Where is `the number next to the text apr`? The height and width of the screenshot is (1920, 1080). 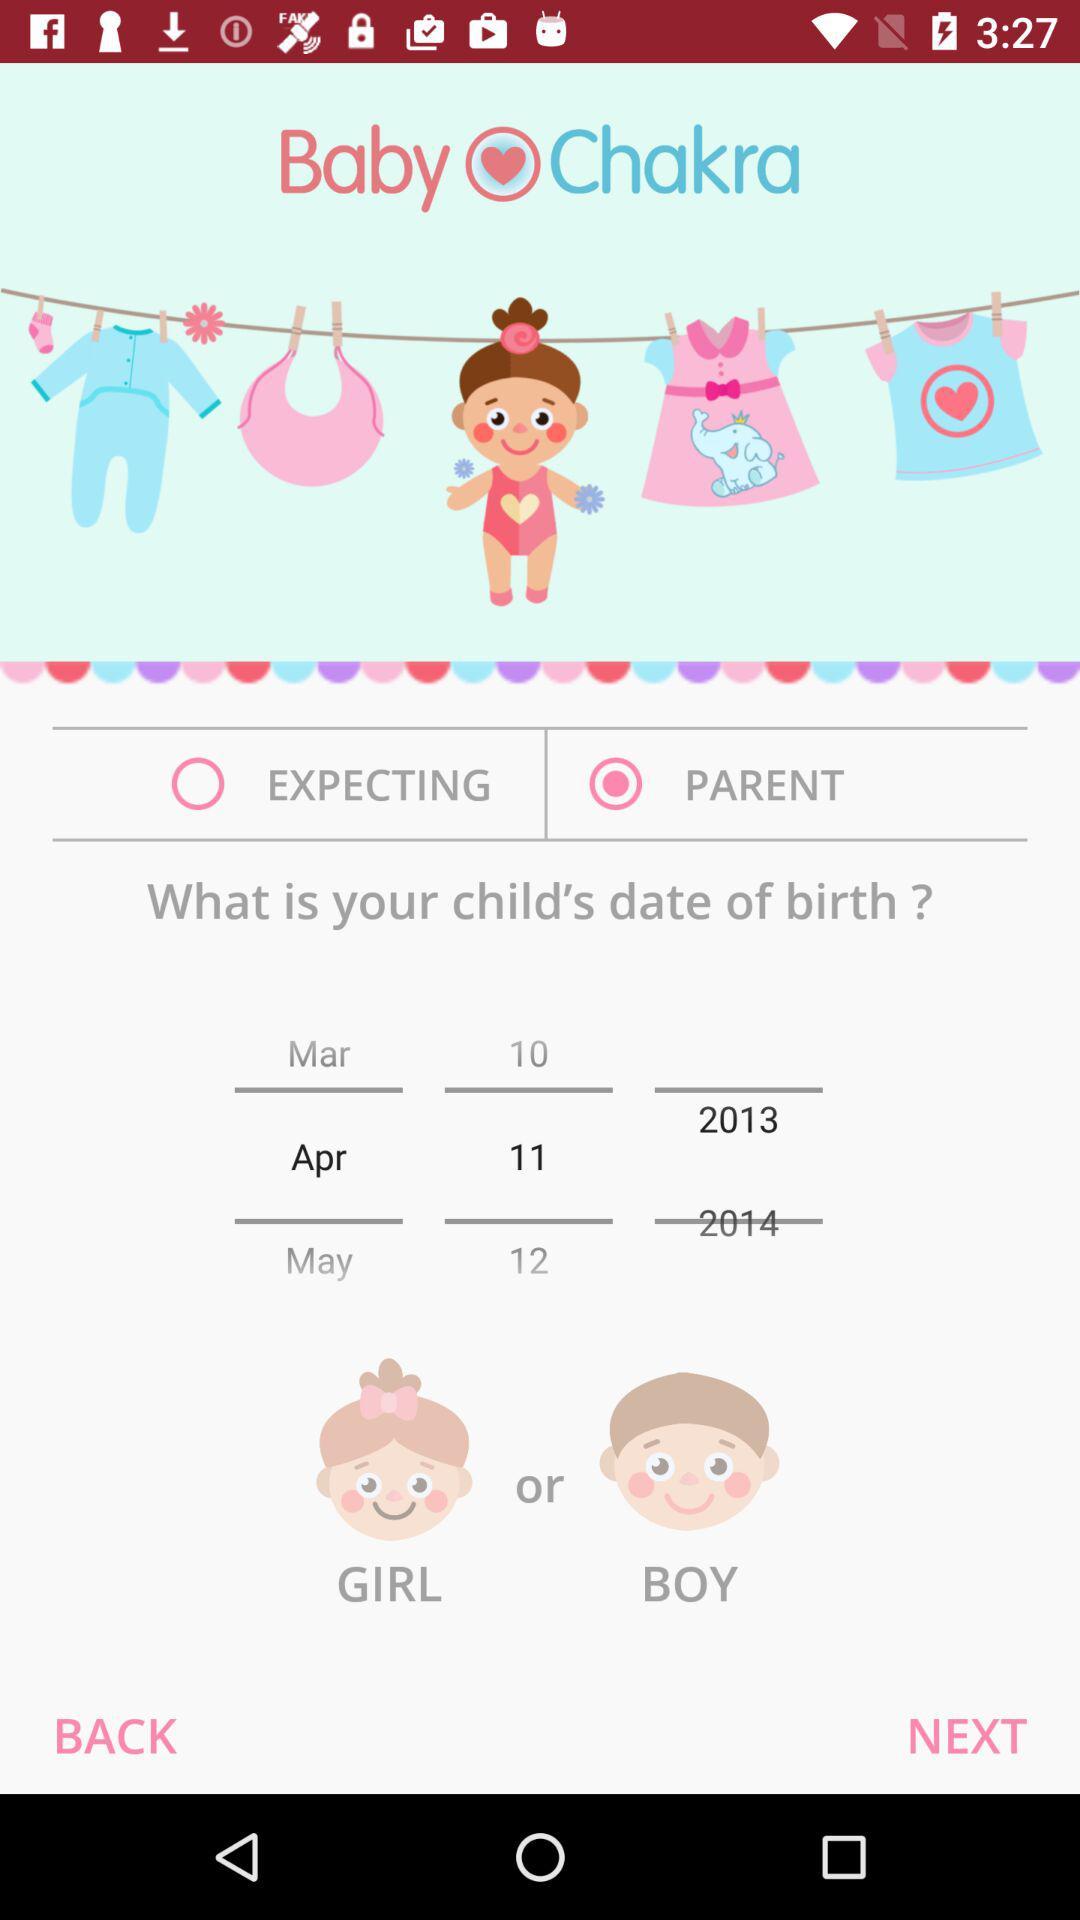
the number next to the text apr is located at coordinates (527, 1156).